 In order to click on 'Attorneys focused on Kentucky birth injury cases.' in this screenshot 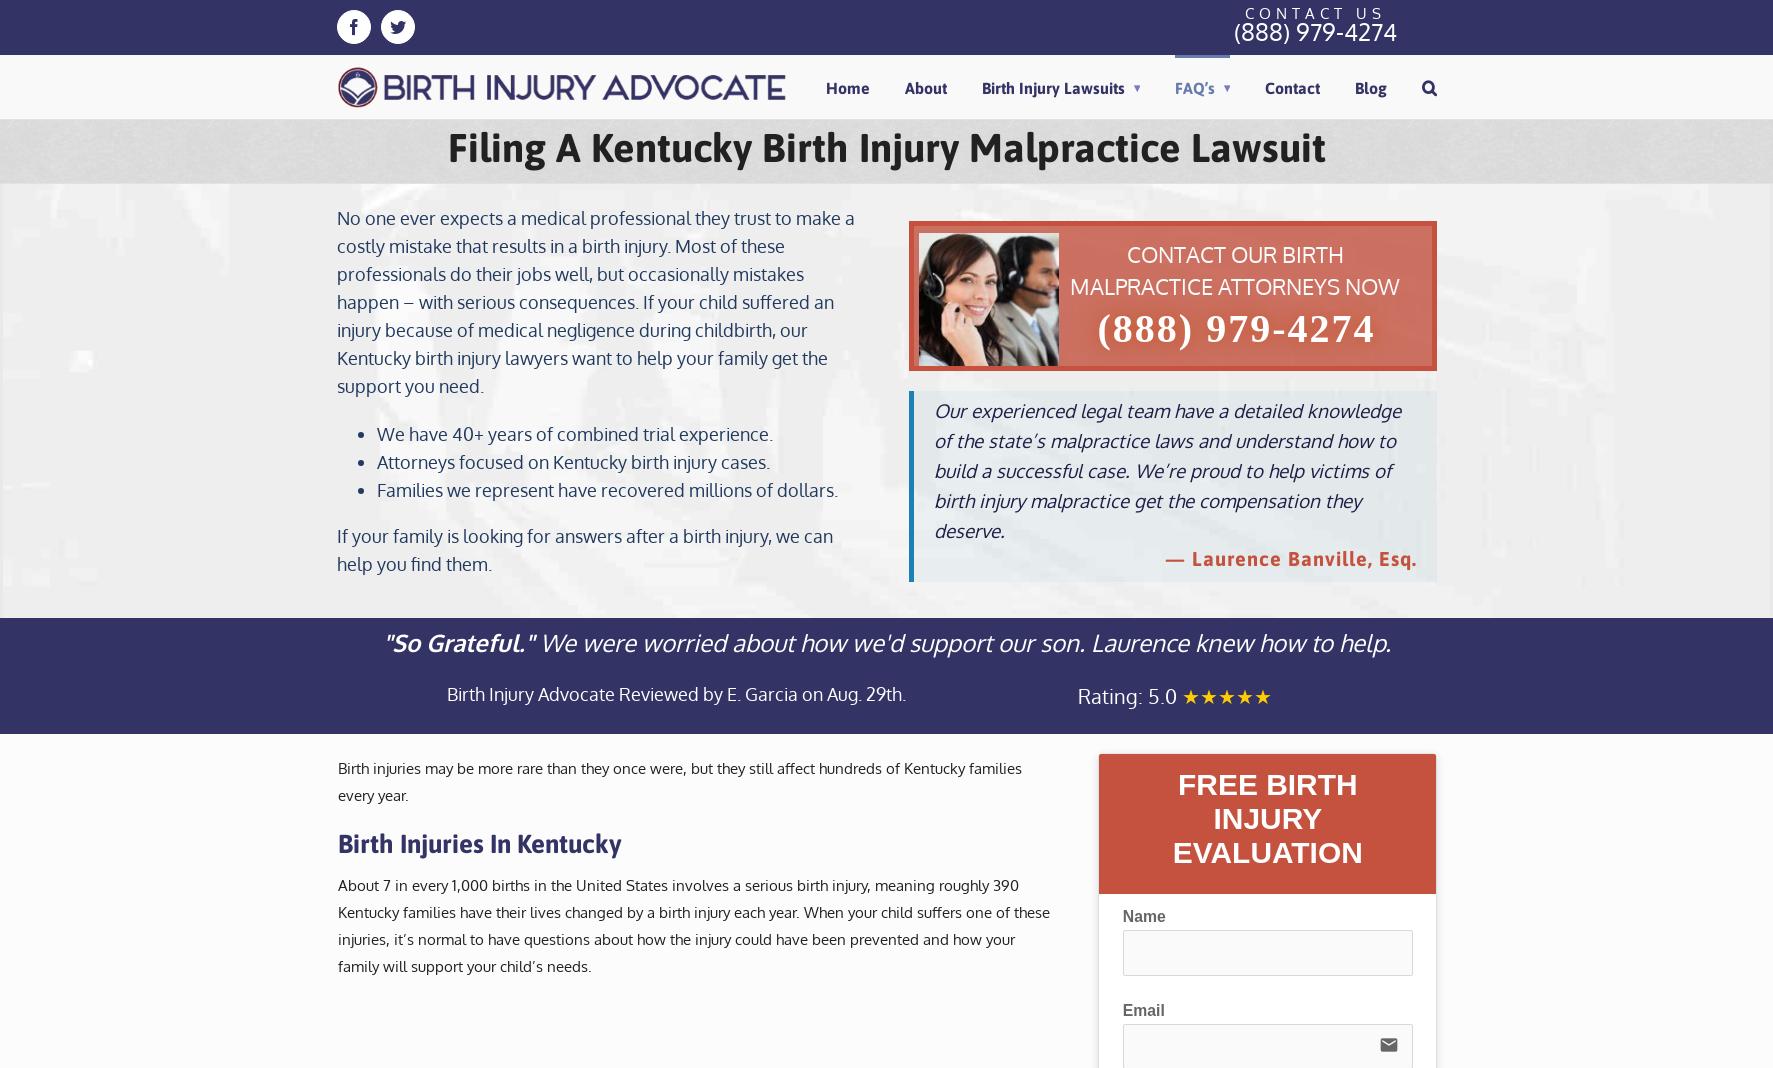, I will do `click(572, 462)`.